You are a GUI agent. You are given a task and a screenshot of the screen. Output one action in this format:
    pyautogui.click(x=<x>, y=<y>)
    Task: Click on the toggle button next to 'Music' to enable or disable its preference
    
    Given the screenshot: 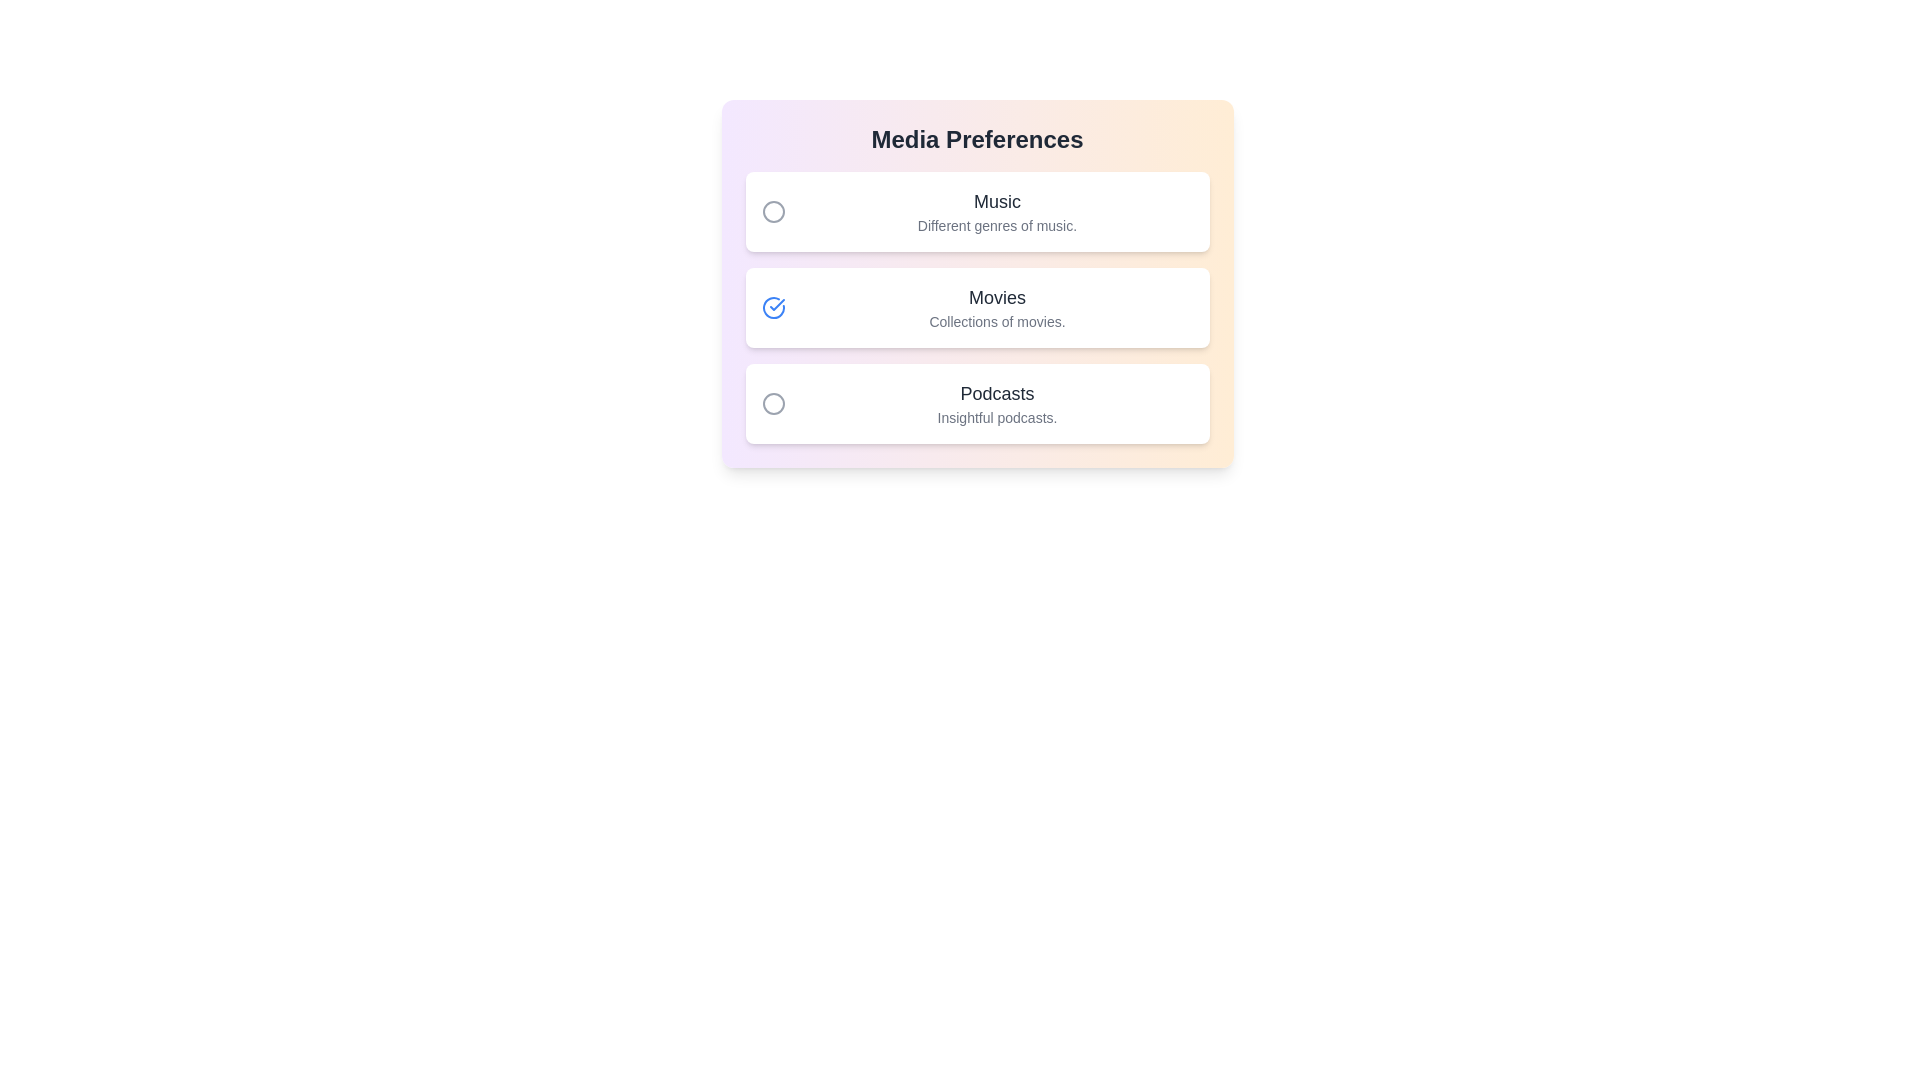 What is the action you would take?
    pyautogui.click(x=772, y=212)
    